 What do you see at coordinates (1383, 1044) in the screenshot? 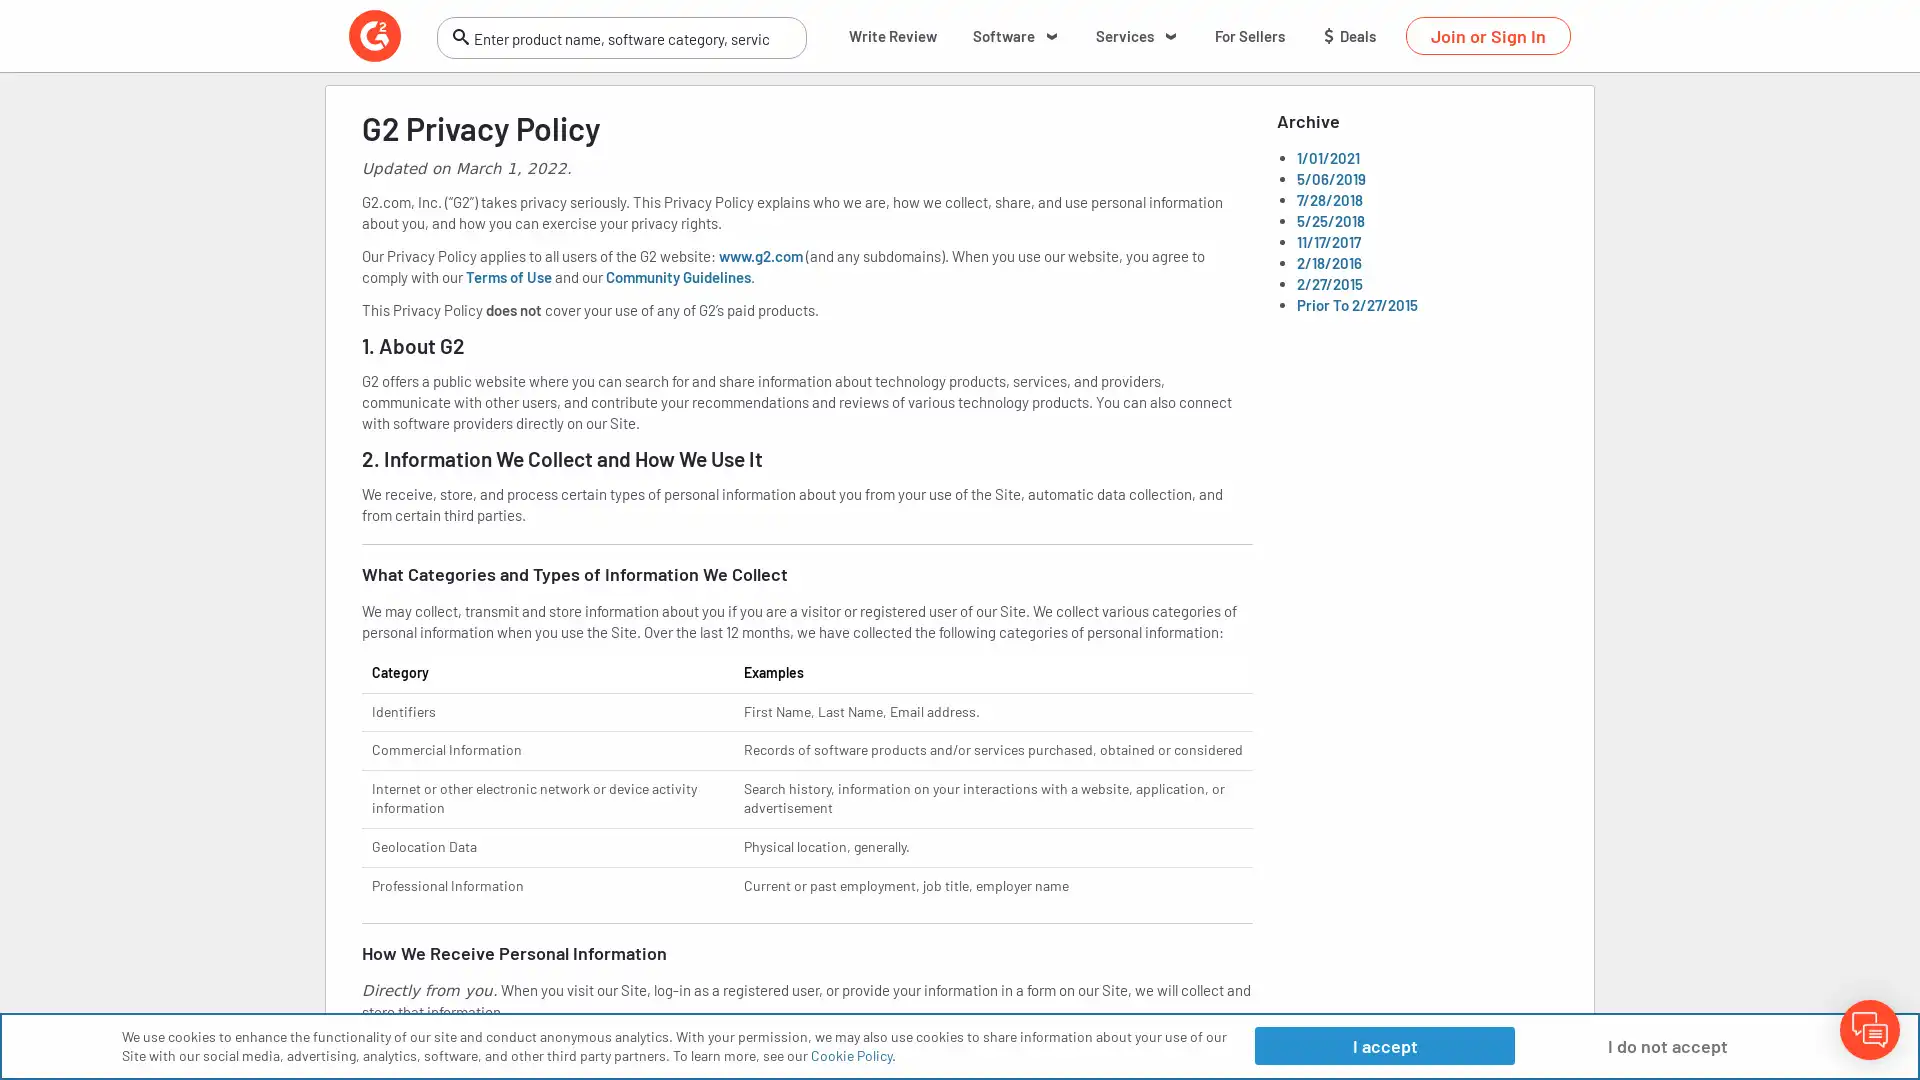
I see `I accept` at bounding box center [1383, 1044].